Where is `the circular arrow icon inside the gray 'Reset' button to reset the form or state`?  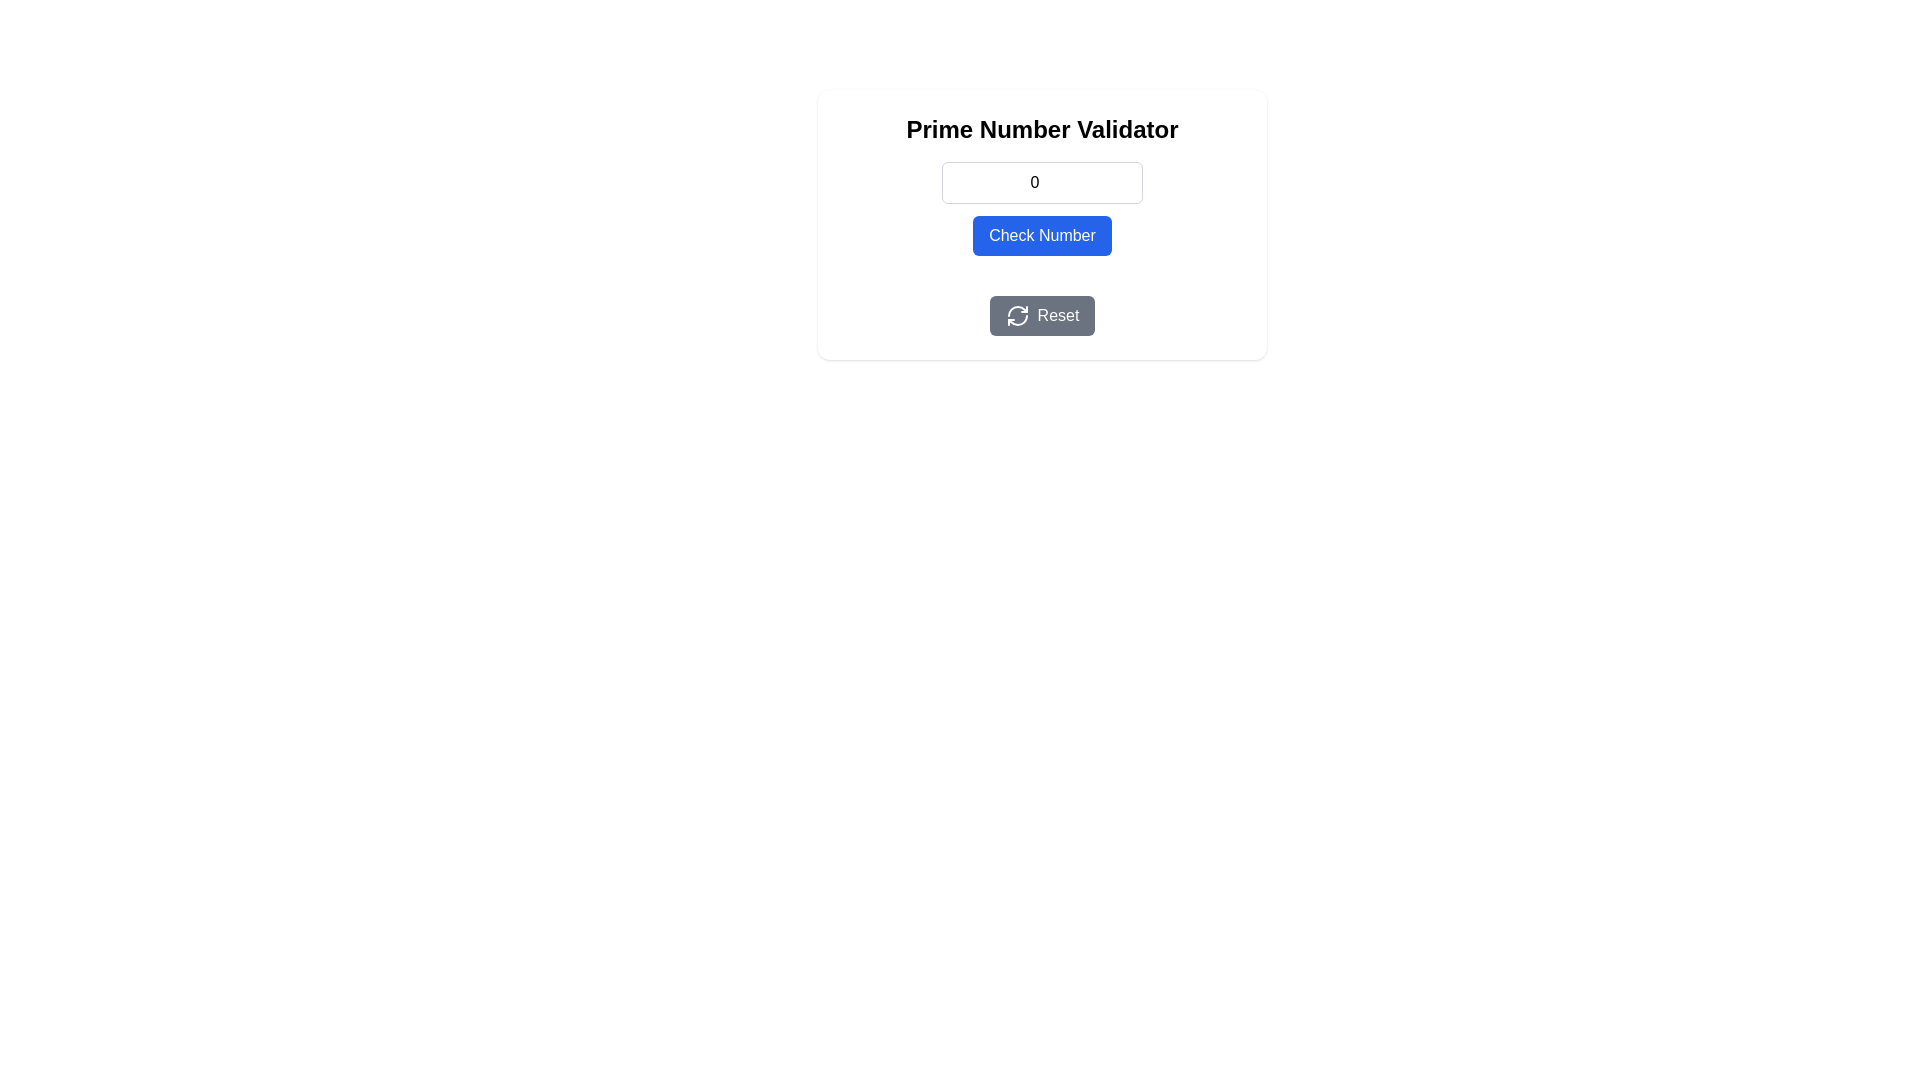
the circular arrow icon inside the gray 'Reset' button to reset the form or state is located at coordinates (1017, 315).